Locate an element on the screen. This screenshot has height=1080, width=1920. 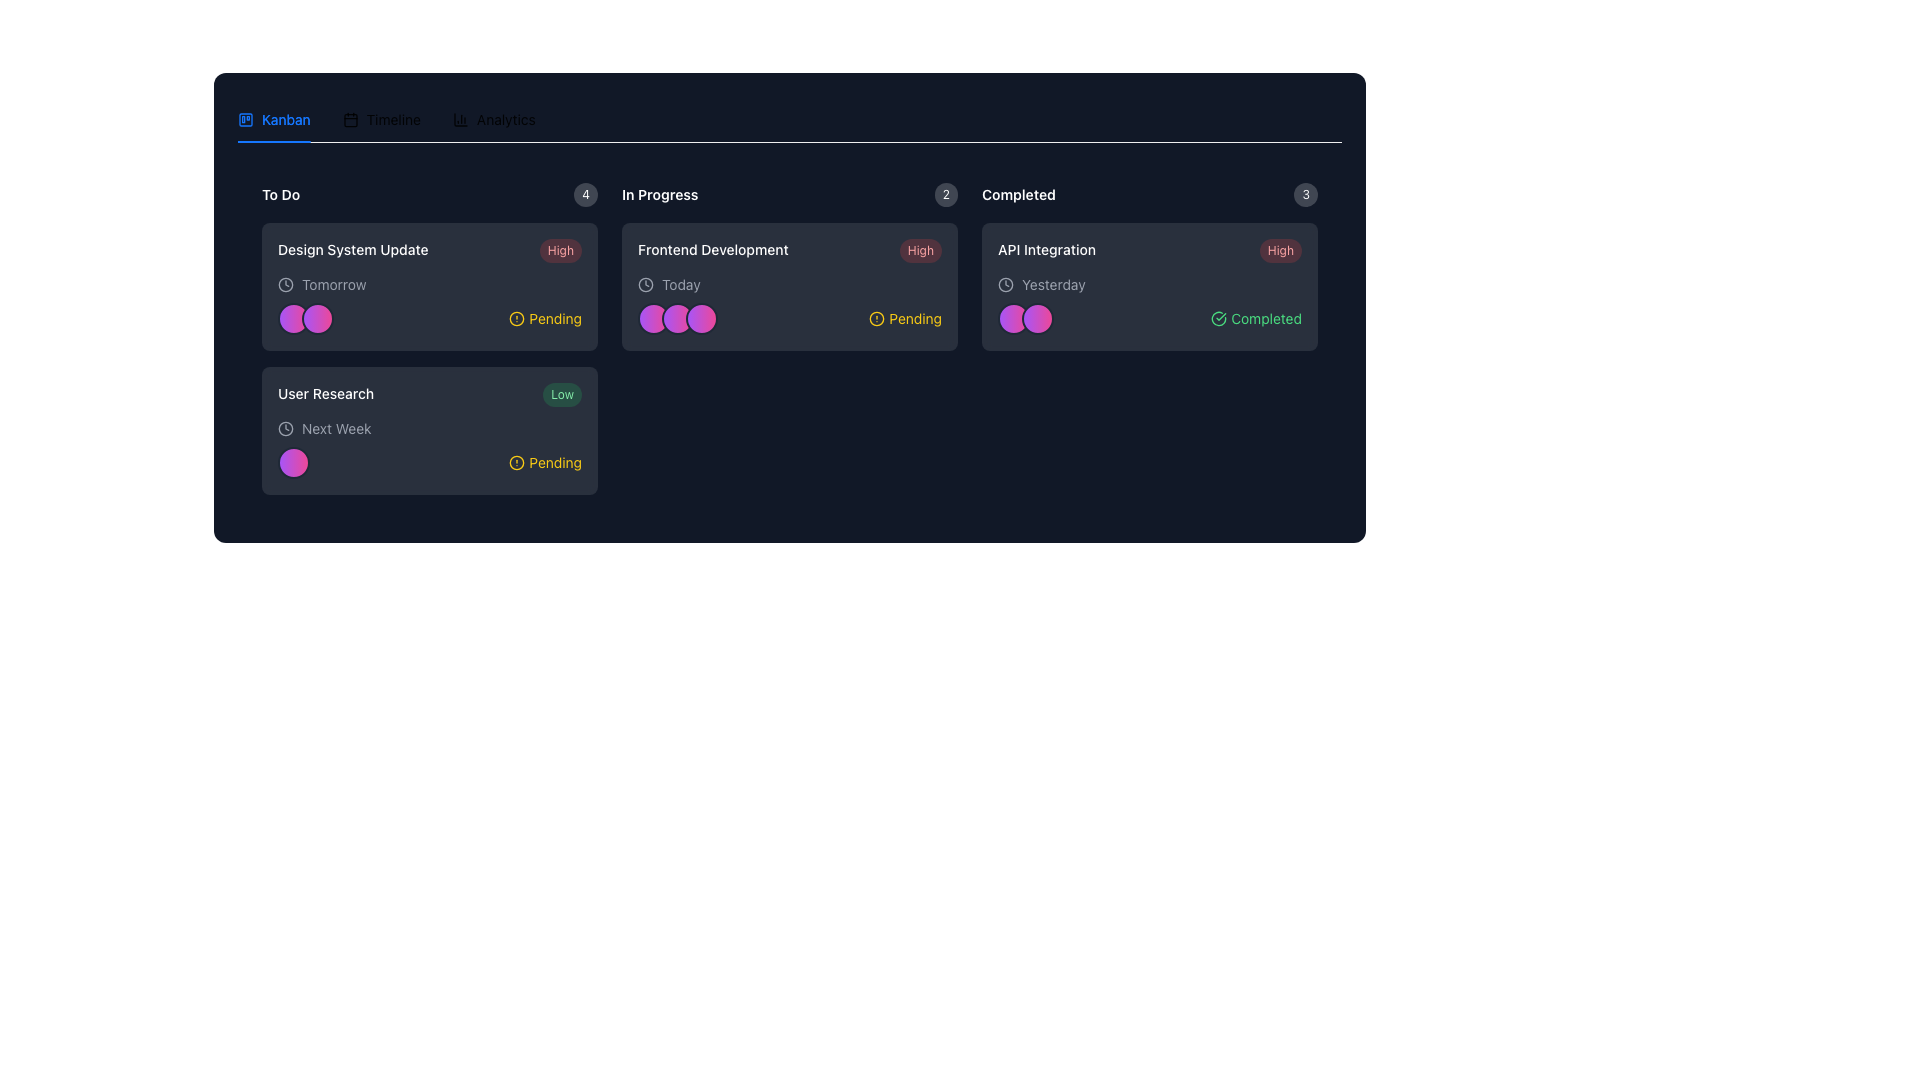
the 'Kanban' tab in the navigation bar is located at coordinates (386, 119).